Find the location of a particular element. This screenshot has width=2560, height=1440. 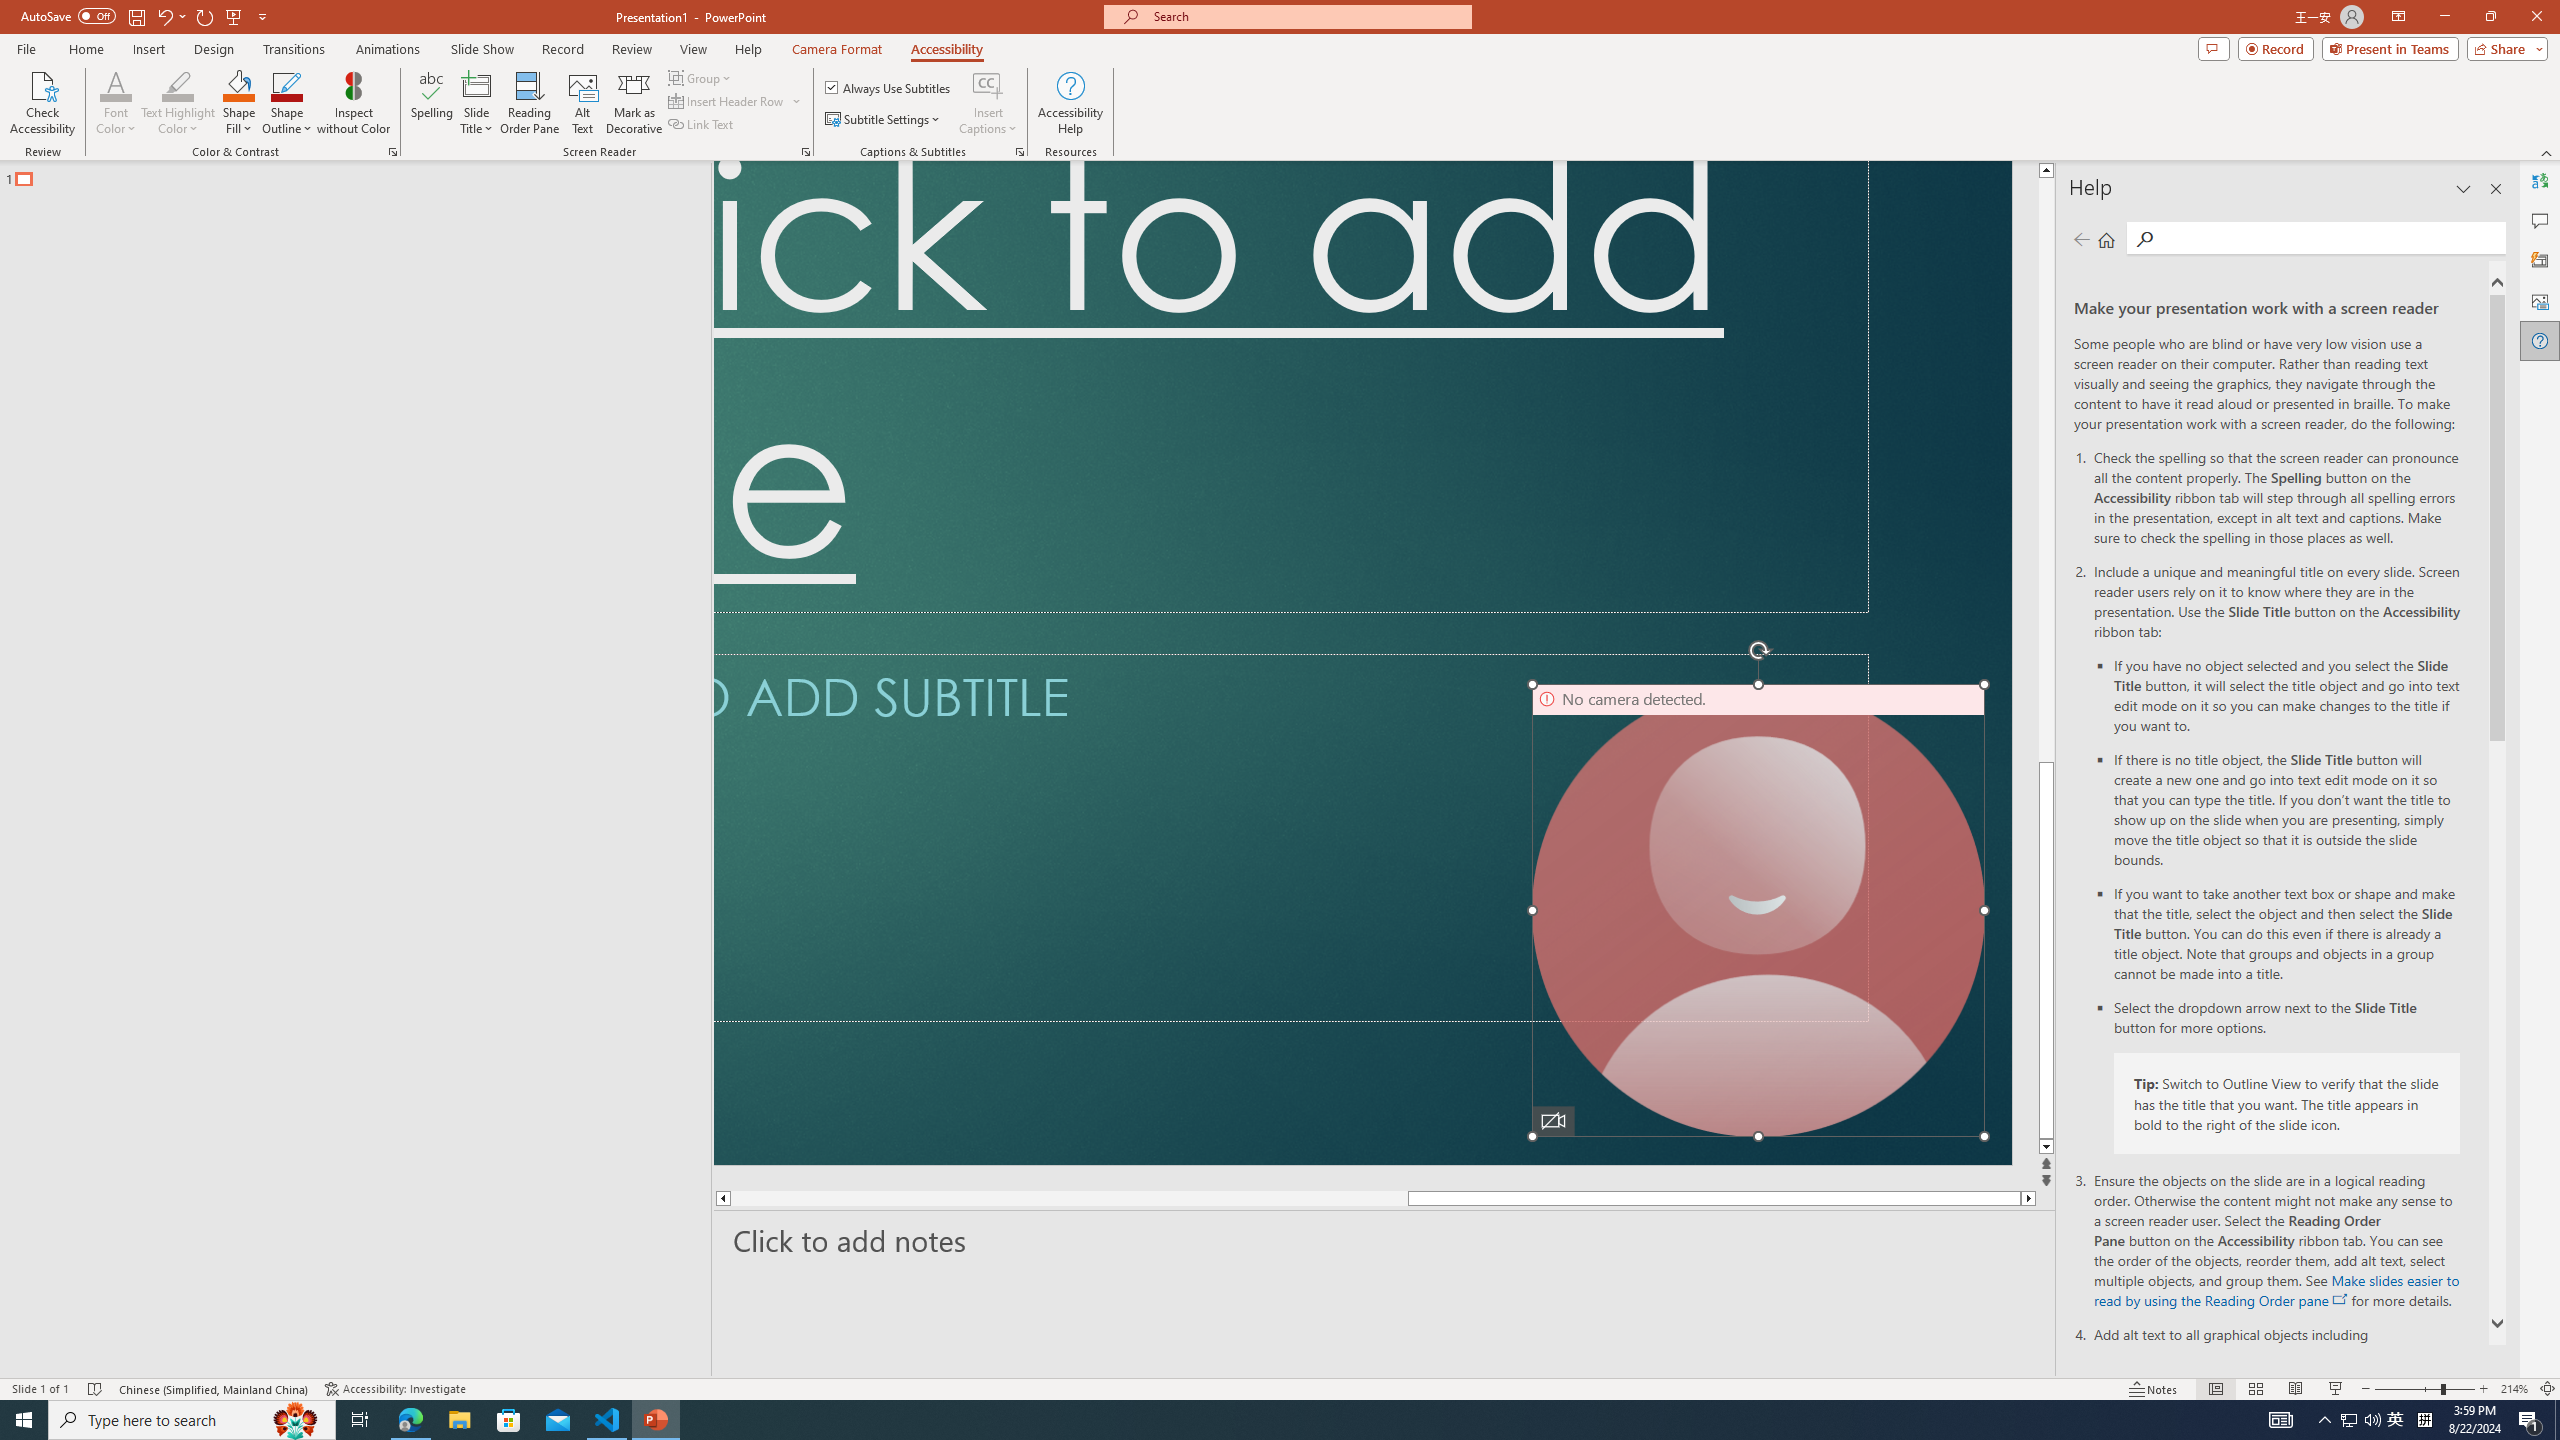

'Insert Header Row' is located at coordinates (735, 99).